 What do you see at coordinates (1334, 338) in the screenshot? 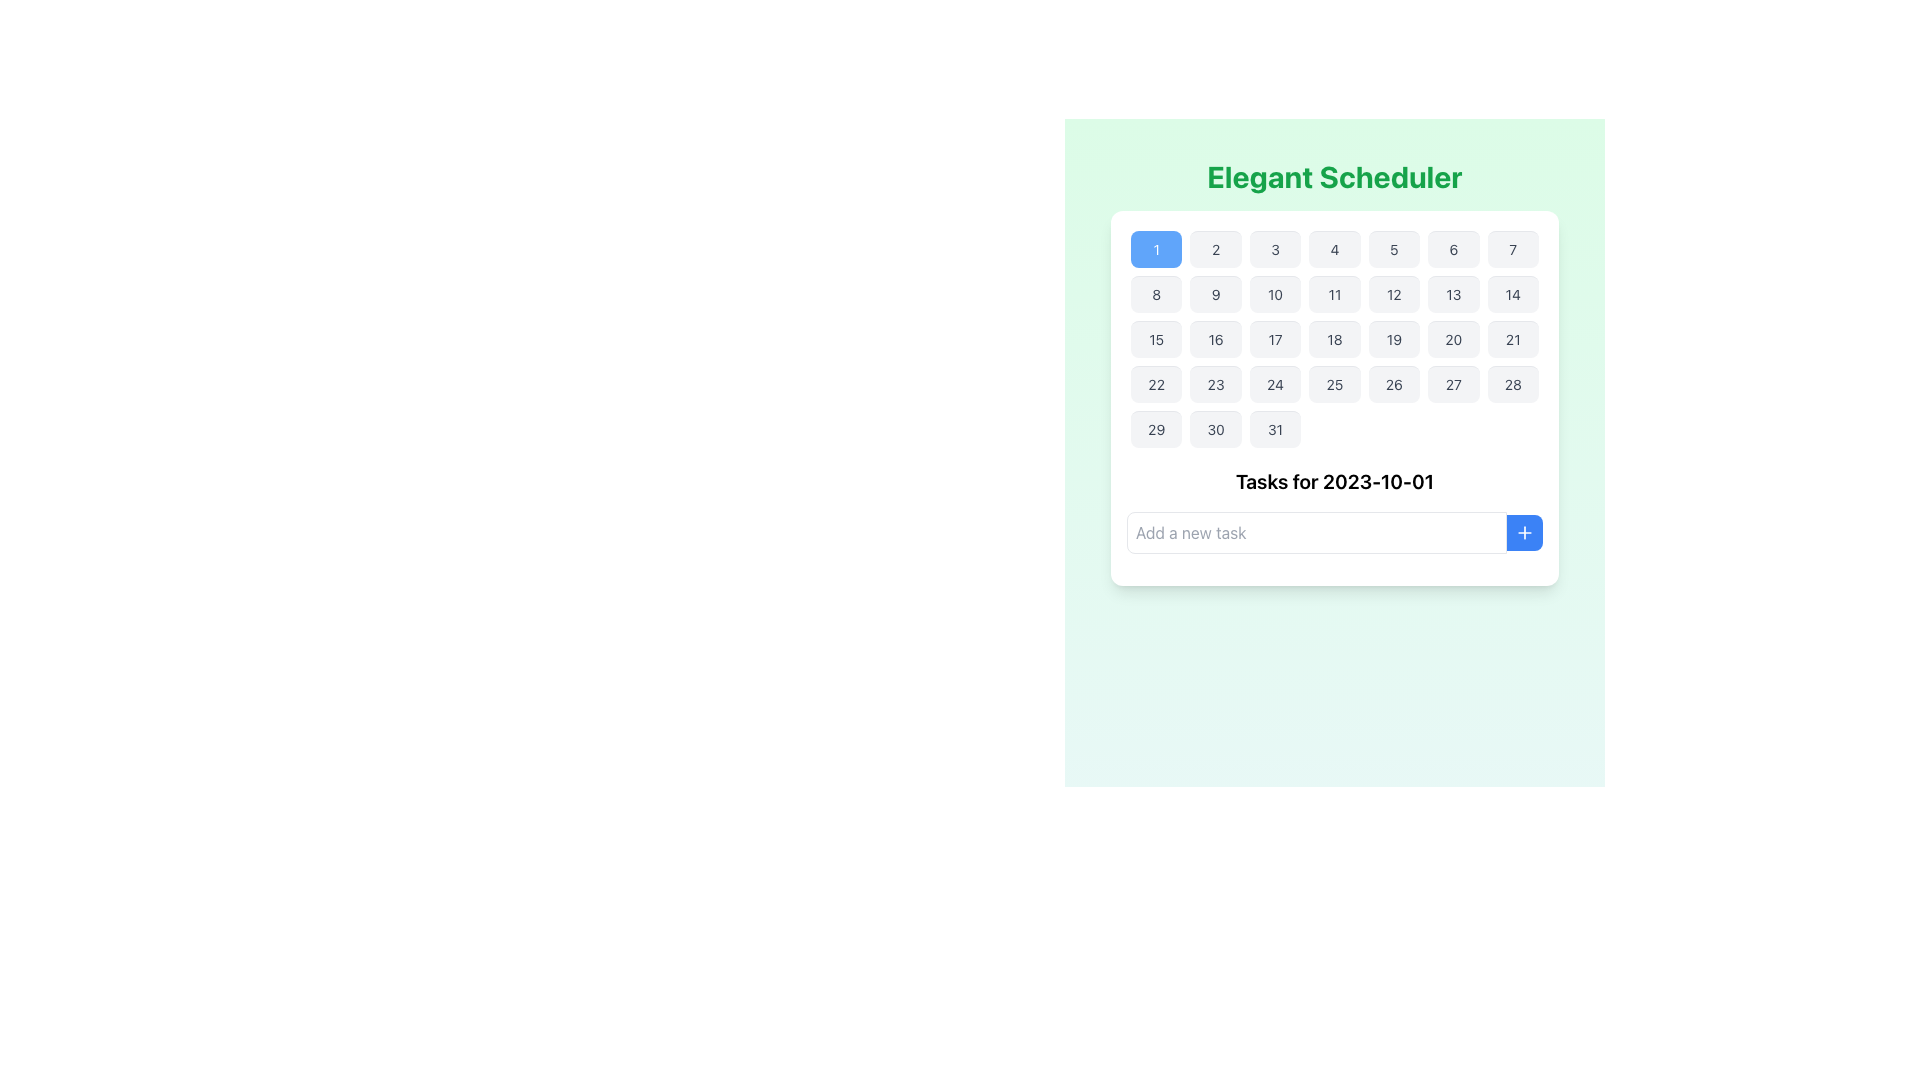
I see `the selected day in the calendar grid` at bounding box center [1334, 338].